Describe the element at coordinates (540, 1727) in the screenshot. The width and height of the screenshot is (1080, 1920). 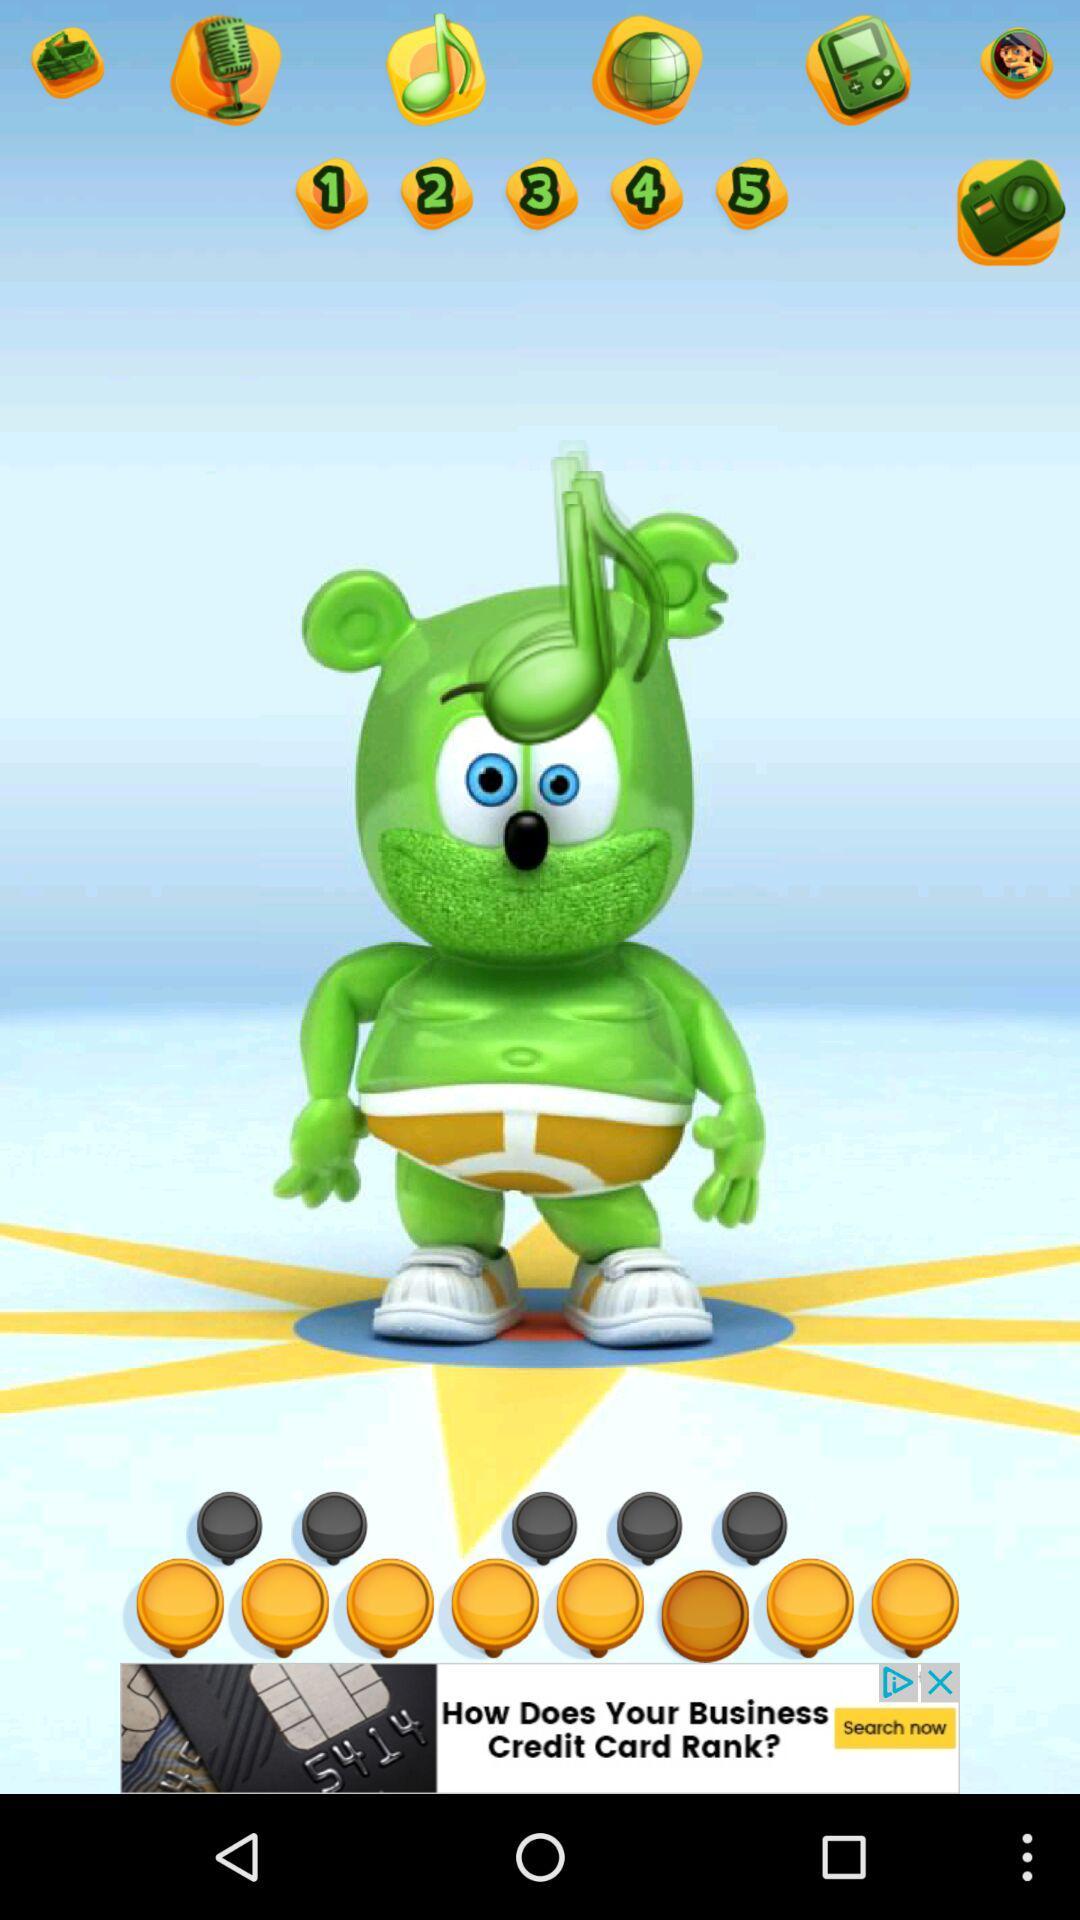
I see `click the advertisements options` at that location.